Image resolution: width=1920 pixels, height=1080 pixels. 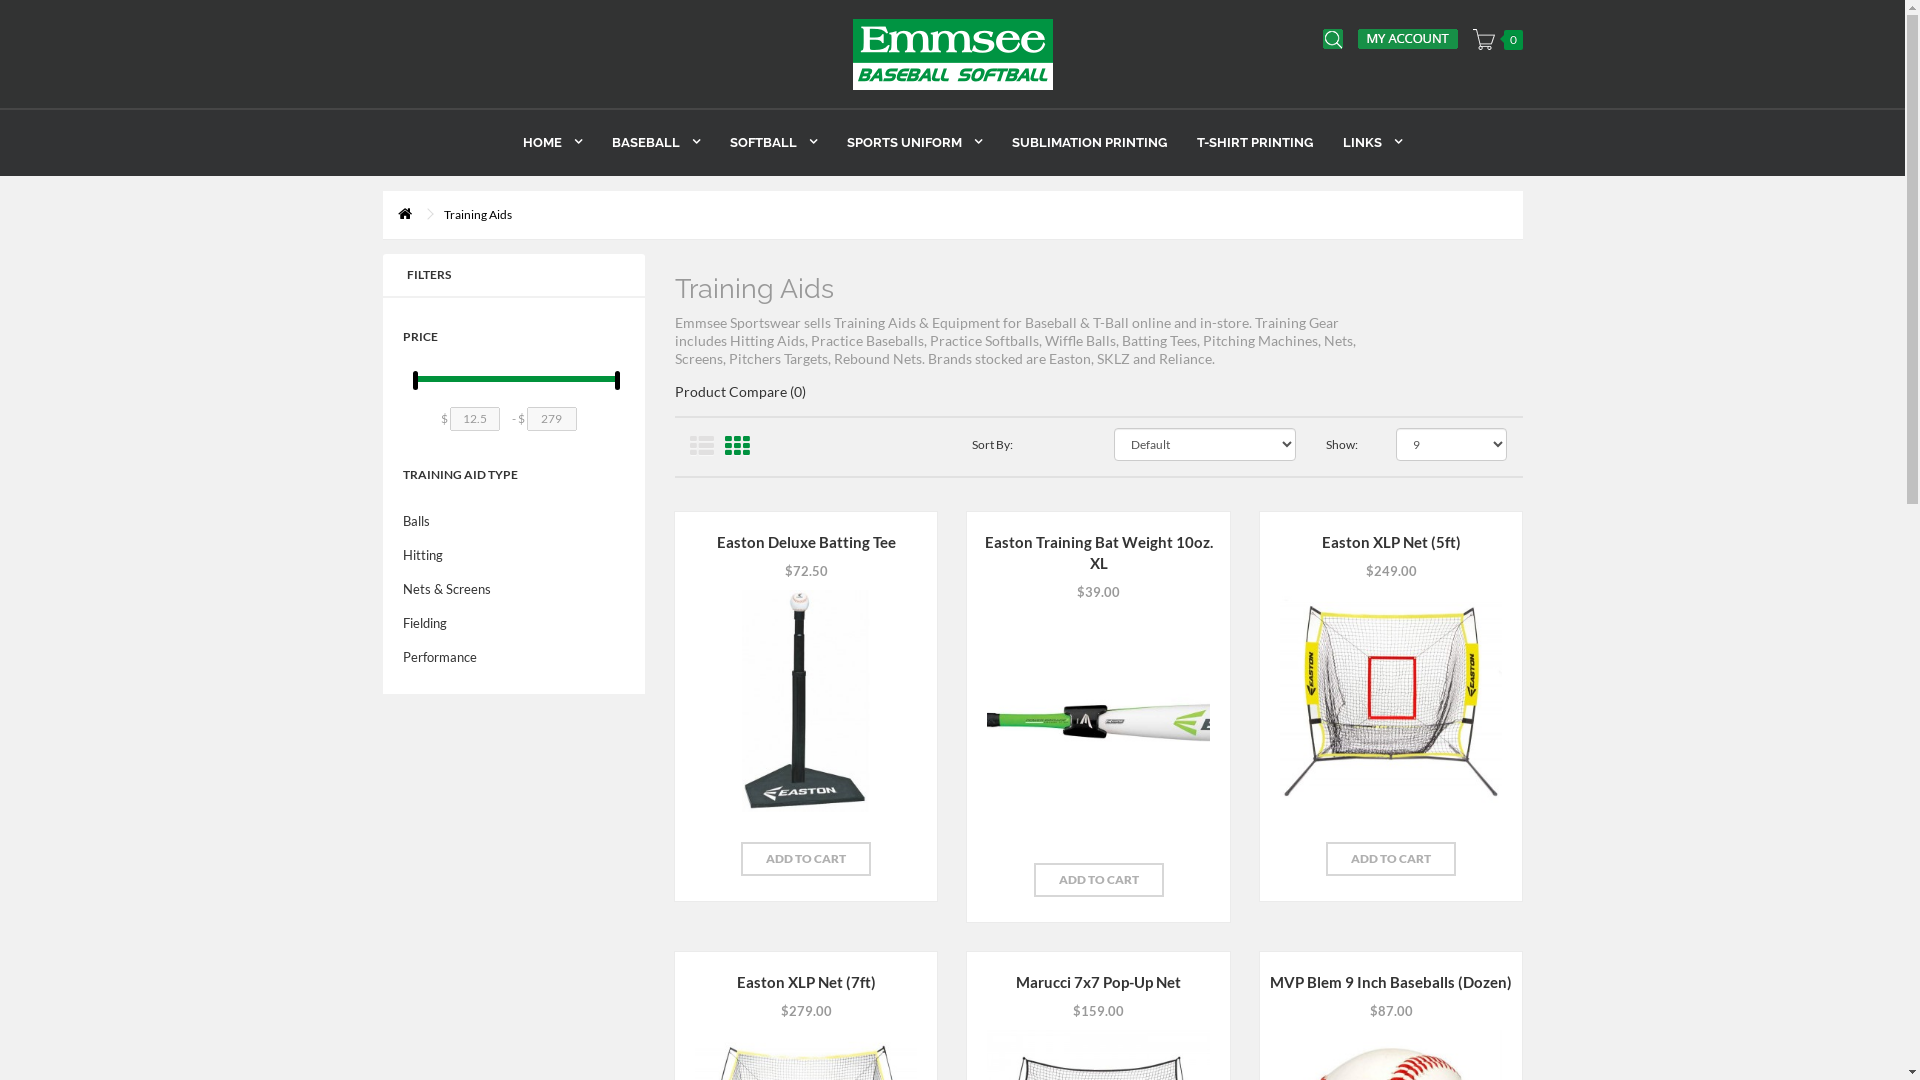 What do you see at coordinates (513, 588) in the screenshot?
I see `'Nets & Screens'` at bounding box center [513, 588].